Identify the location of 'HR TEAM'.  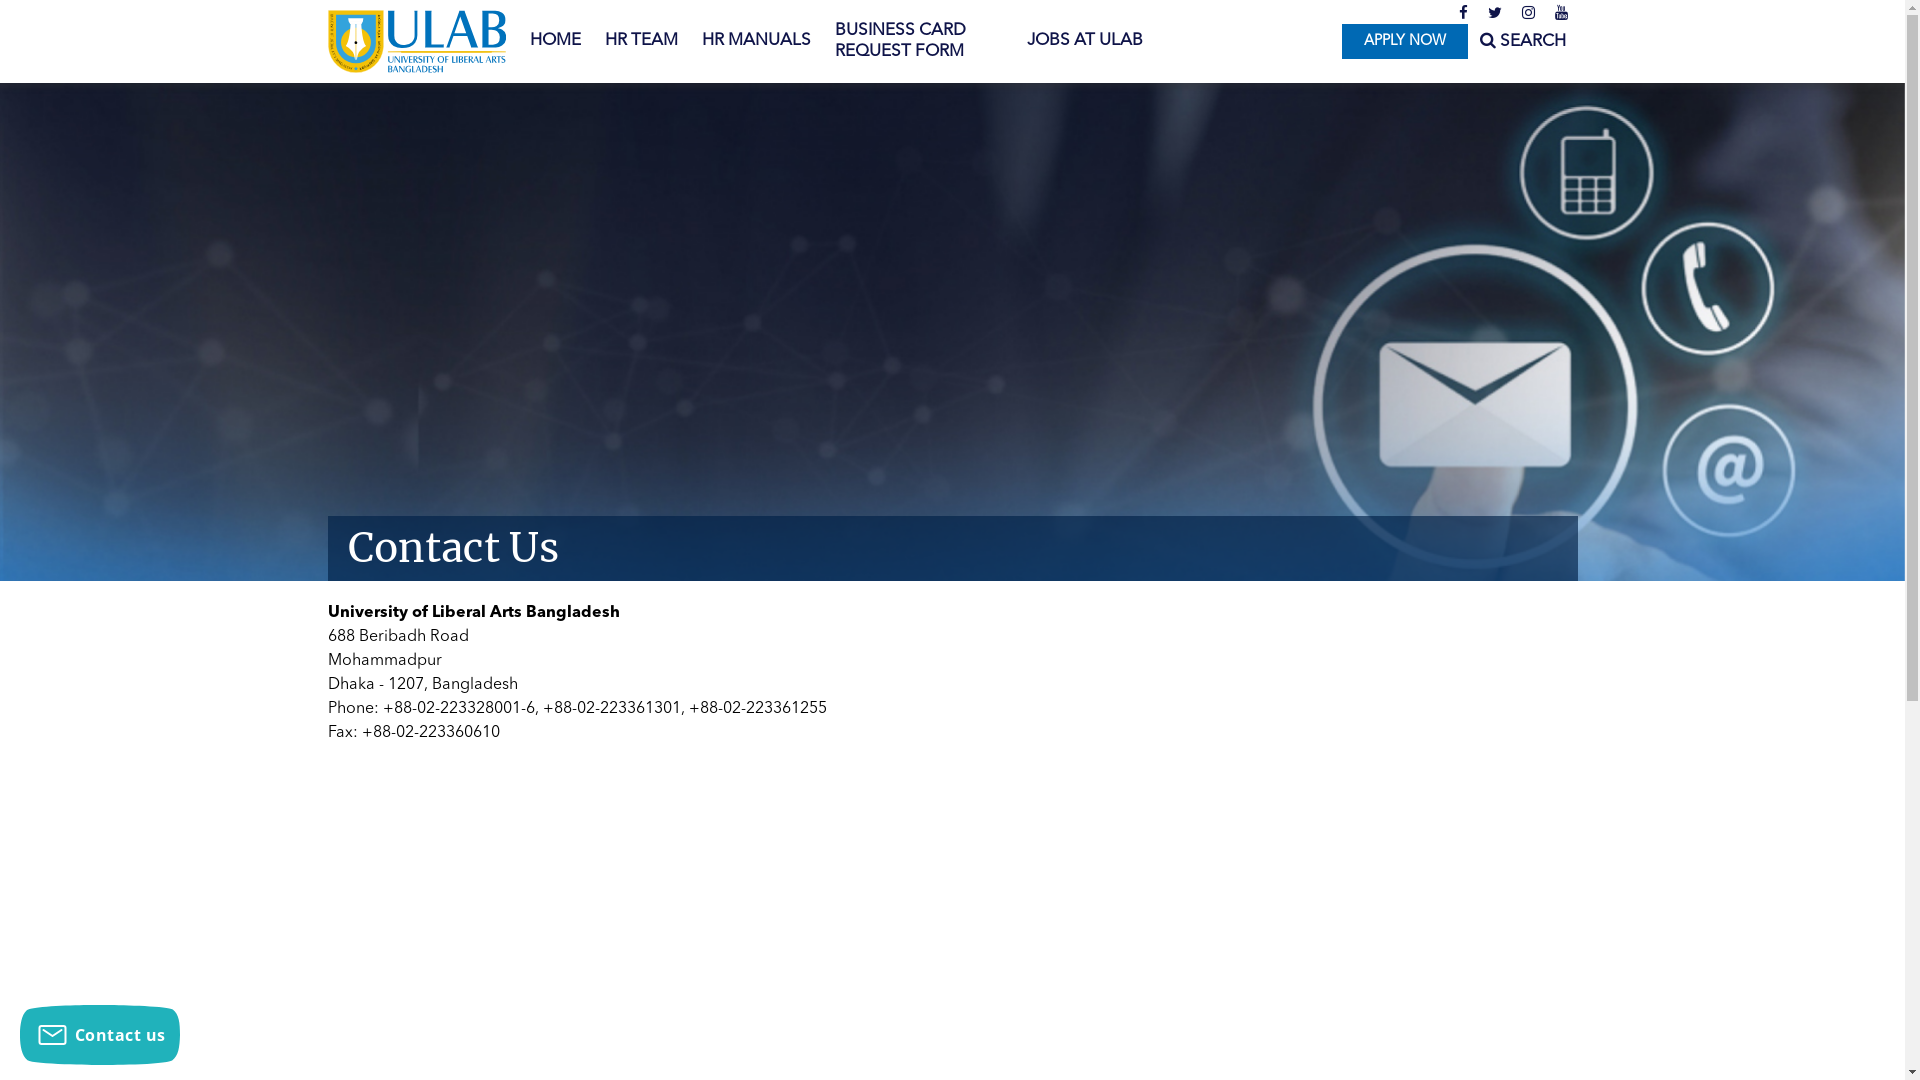
(640, 41).